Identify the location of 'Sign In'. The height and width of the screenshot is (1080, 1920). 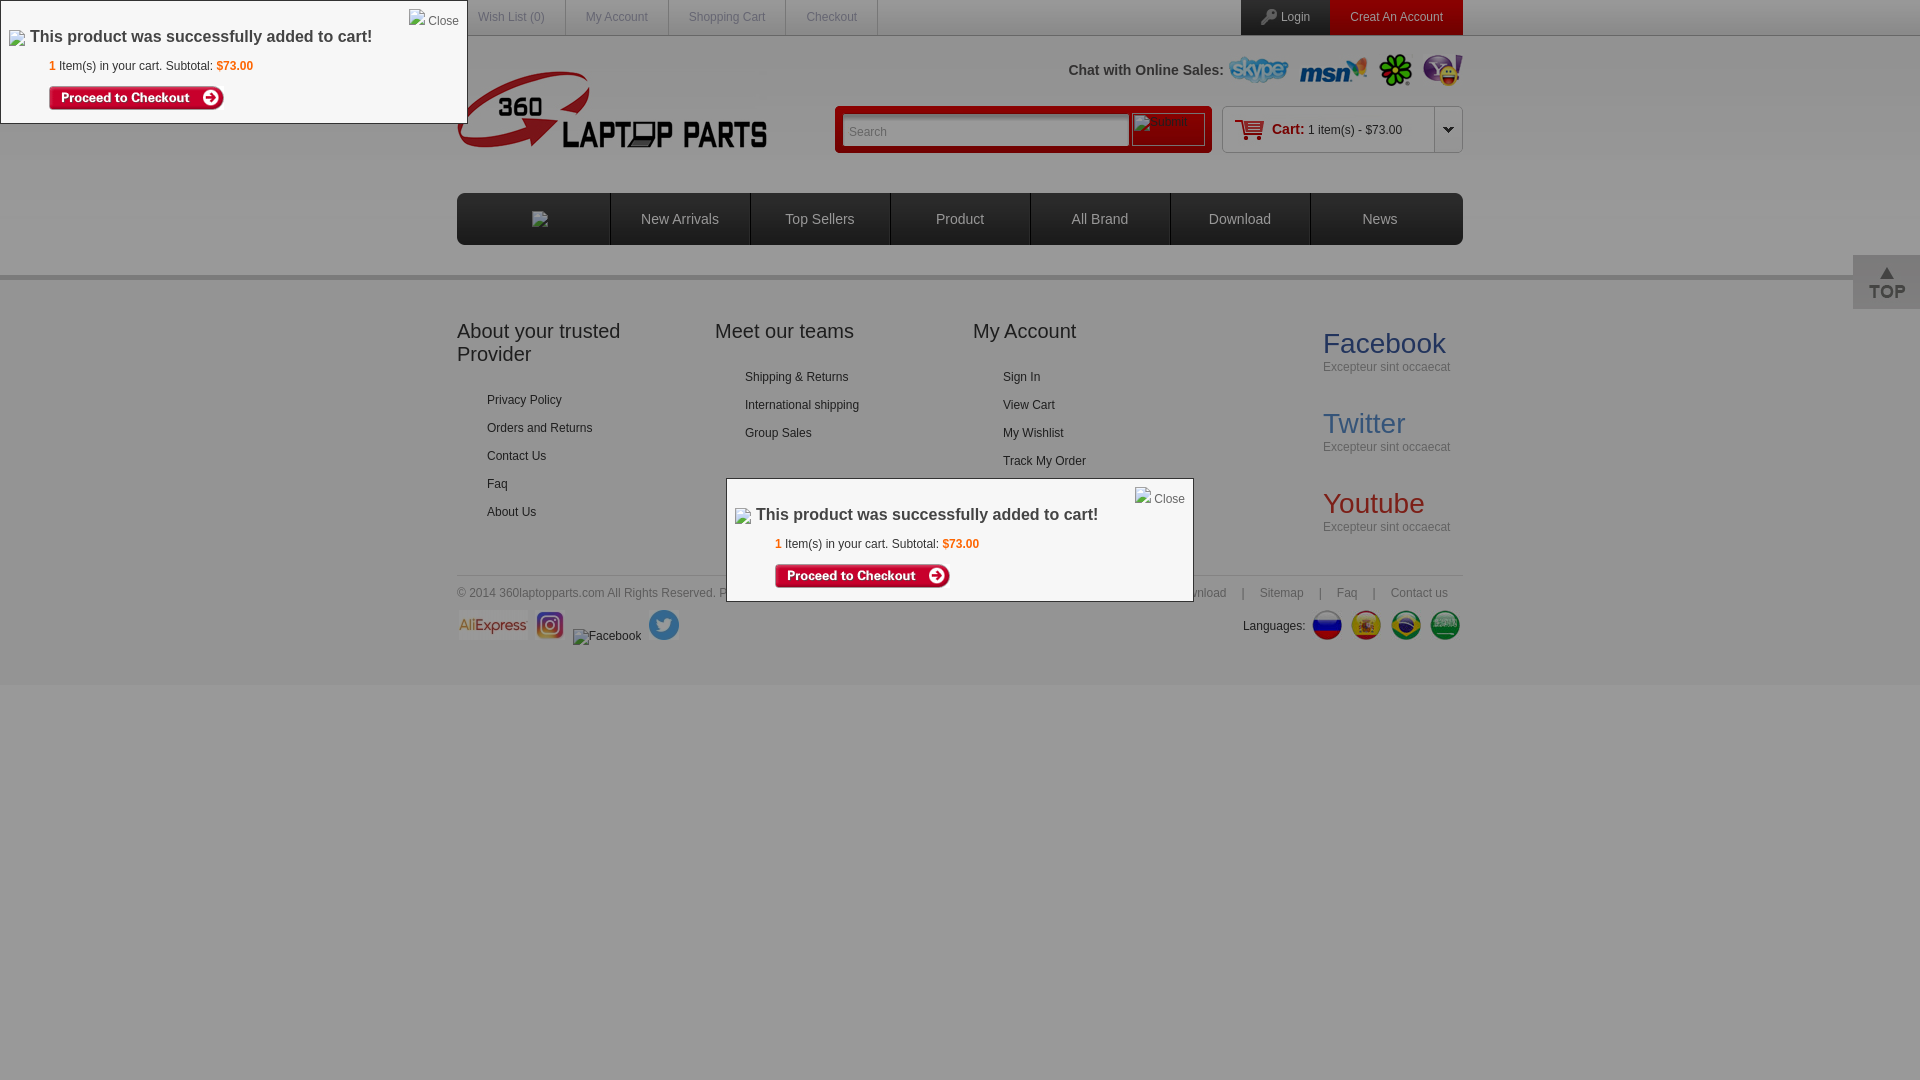
(1003, 377).